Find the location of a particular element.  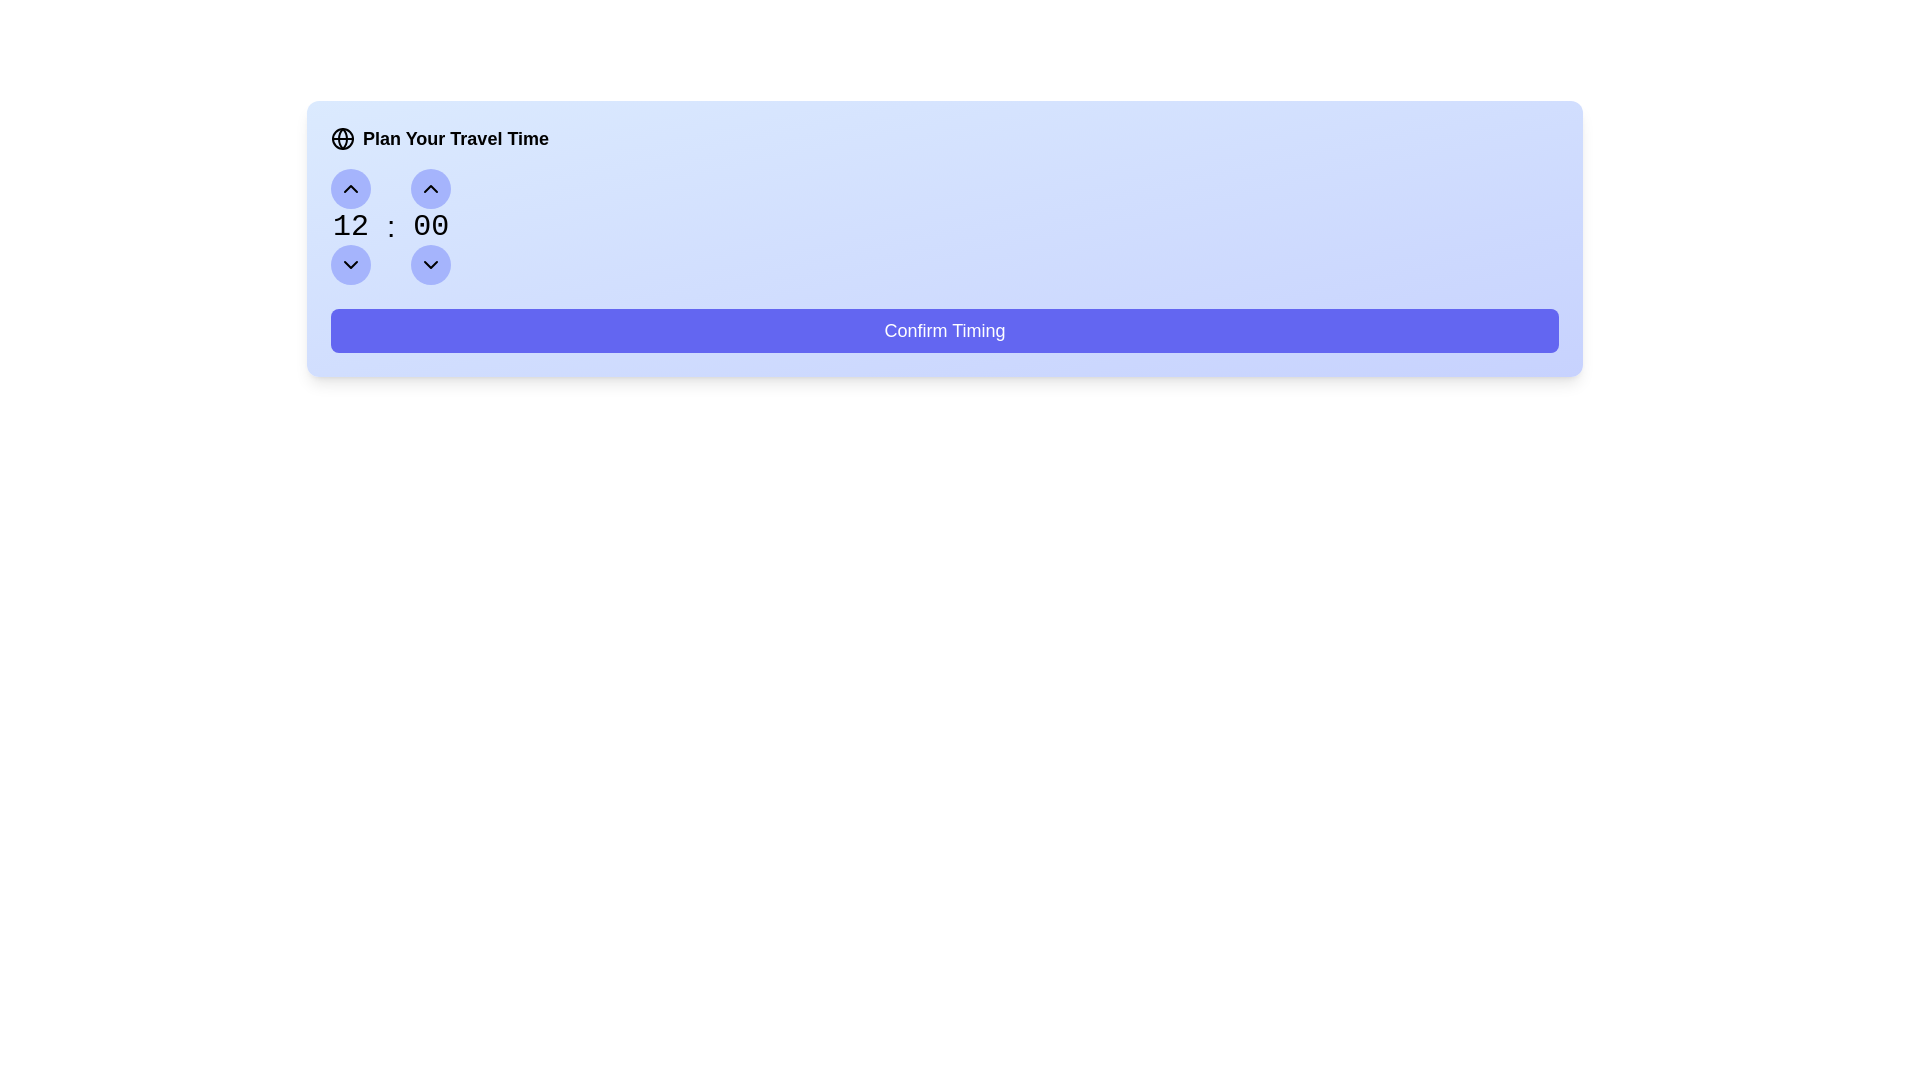

the circular blue button with a downward-facing chevron icon, located below the numeric display showing '00' in the vertical stack of interactive elements is located at coordinates (430, 264).